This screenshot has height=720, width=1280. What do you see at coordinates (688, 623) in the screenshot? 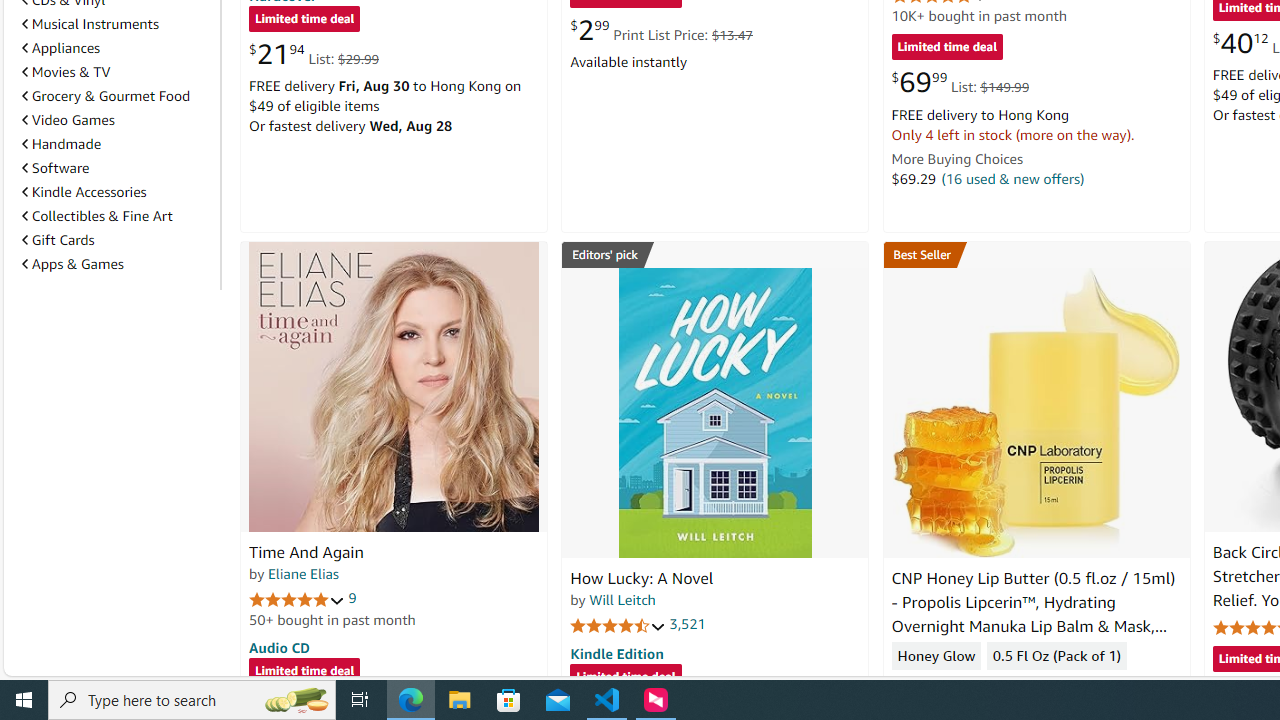
I see `'3,521'` at bounding box center [688, 623].